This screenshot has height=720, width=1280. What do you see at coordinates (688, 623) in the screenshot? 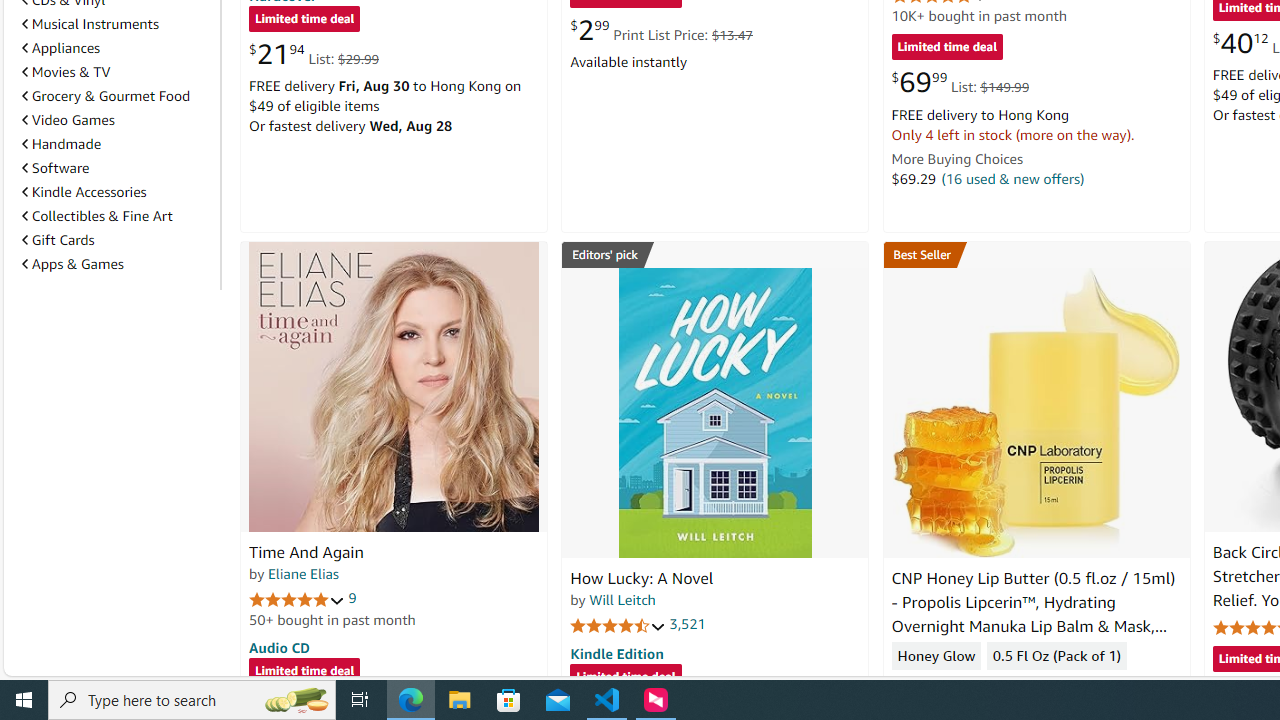
I see `'3,521'` at bounding box center [688, 623].